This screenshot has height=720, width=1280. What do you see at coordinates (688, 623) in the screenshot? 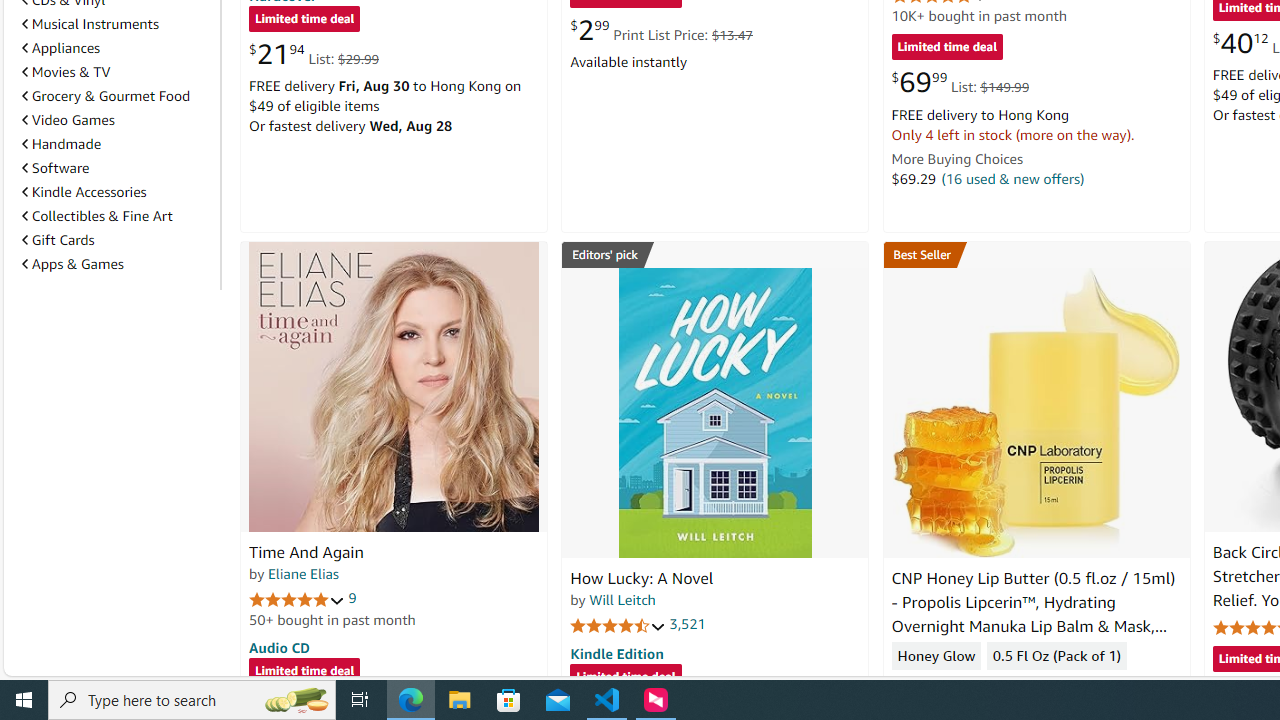
I see `'3,521'` at bounding box center [688, 623].